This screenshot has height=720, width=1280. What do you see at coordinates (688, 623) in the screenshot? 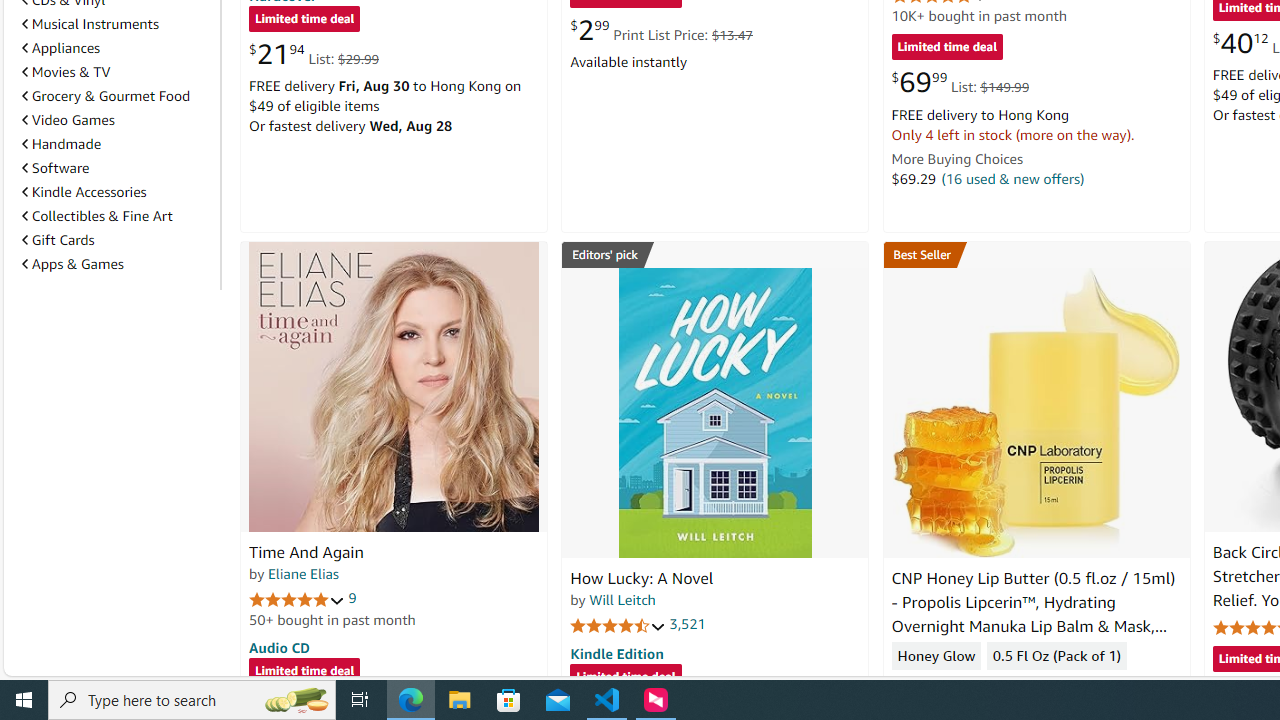
I see `'3,521'` at bounding box center [688, 623].